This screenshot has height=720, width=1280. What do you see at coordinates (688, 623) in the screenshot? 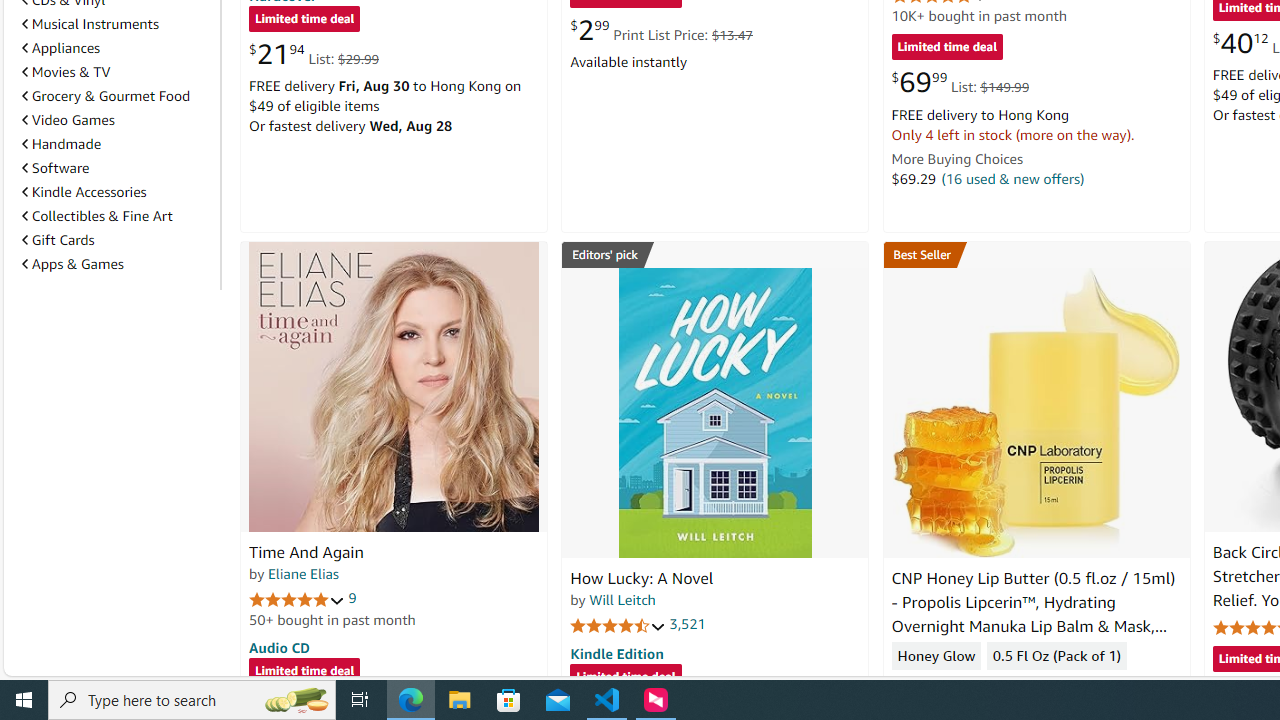
I see `'3,521'` at bounding box center [688, 623].